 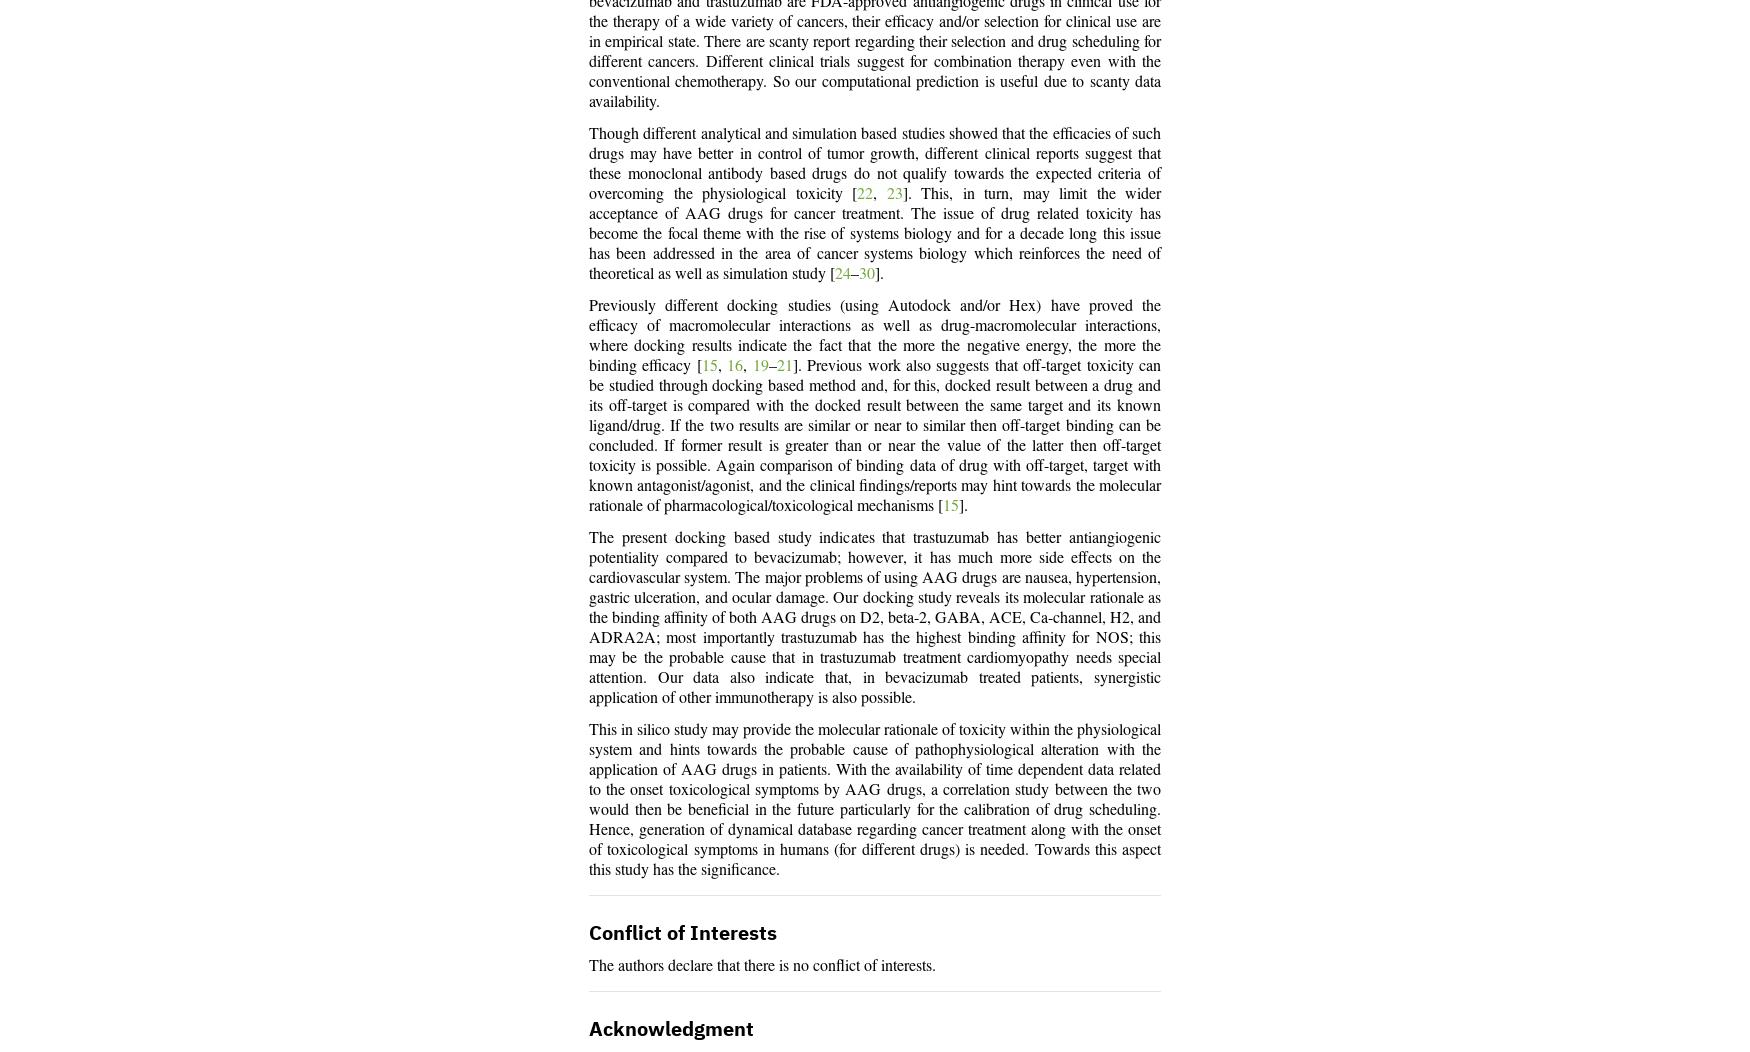 What do you see at coordinates (875, 165) in the screenshot?
I see `'Though different analytical and simulation based studies showed that the efficacies of such drugs may have better in control of tumor growth, different clinical reports suggest that these monoclonal antibody based drugs do not qualify towards the expected criteria of overcoming the physiological toxicity ['` at bounding box center [875, 165].